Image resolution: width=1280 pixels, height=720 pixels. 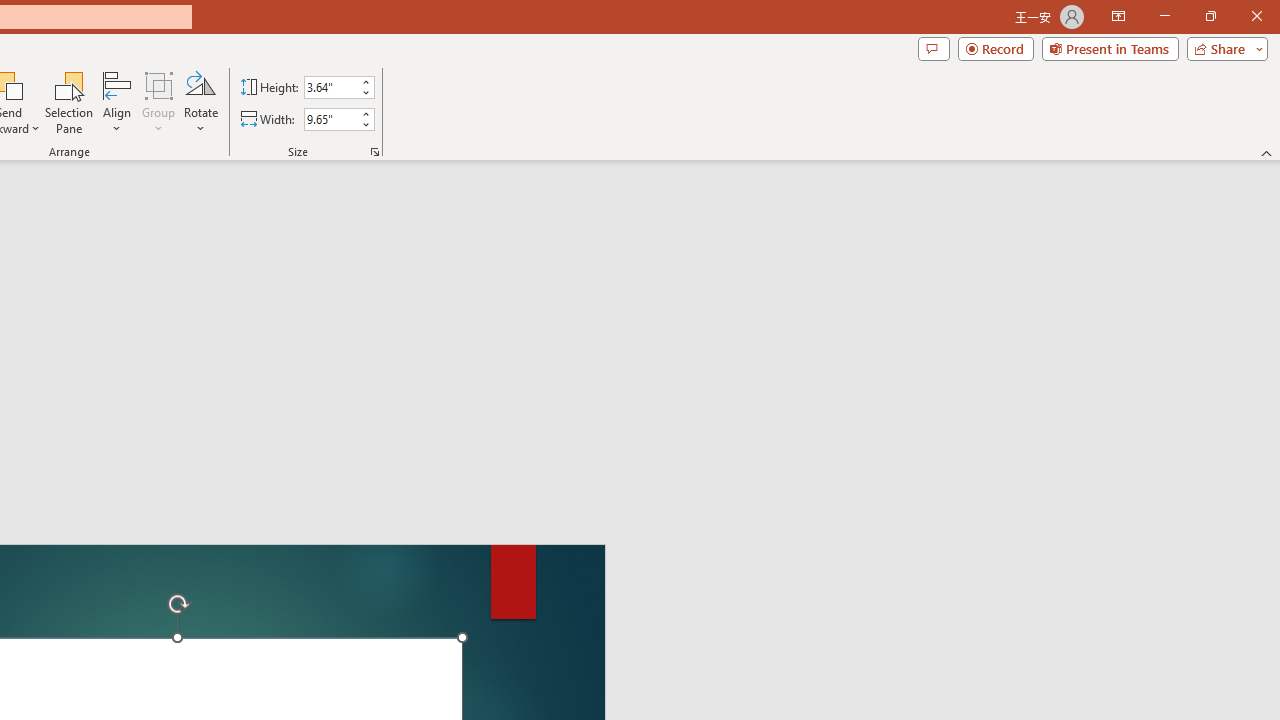 What do you see at coordinates (116, 103) in the screenshot?
I see `'Align'` at bounding box center [116, 103].